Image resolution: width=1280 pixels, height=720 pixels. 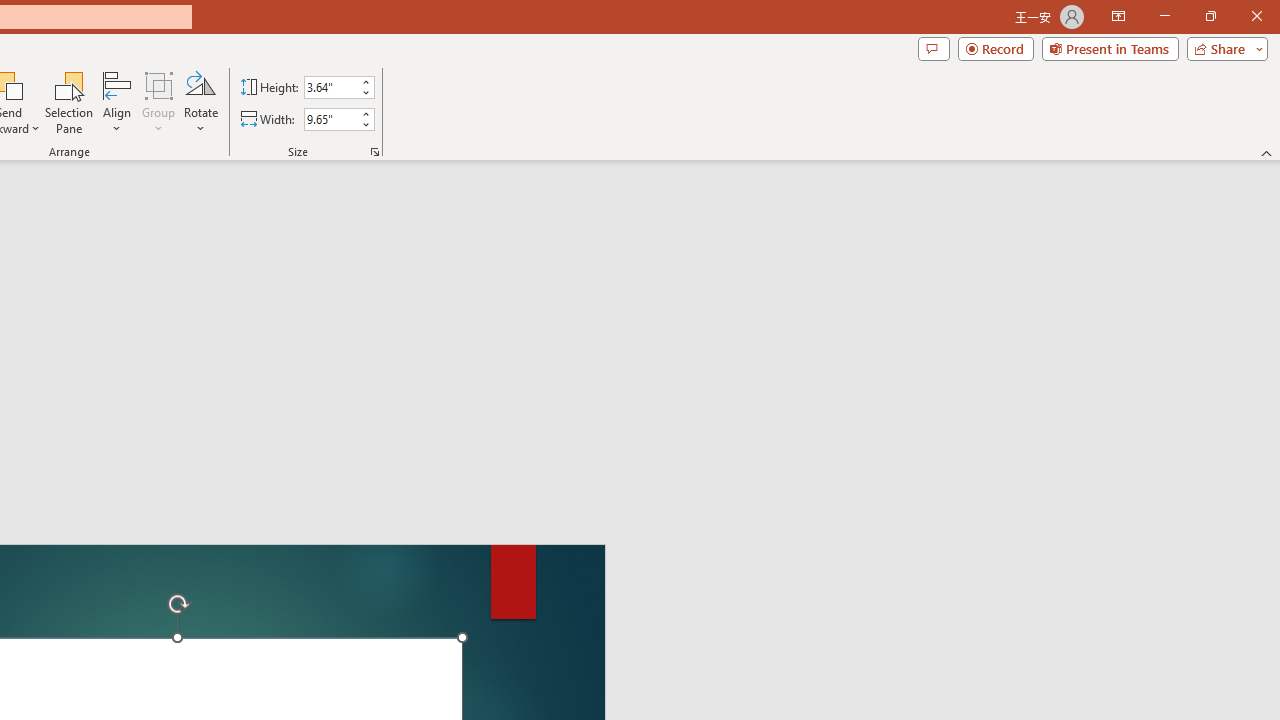 What do you see at coordinates (116, 103) in the screenshot?
I see `'Align'` at bounding box center [116, 103].